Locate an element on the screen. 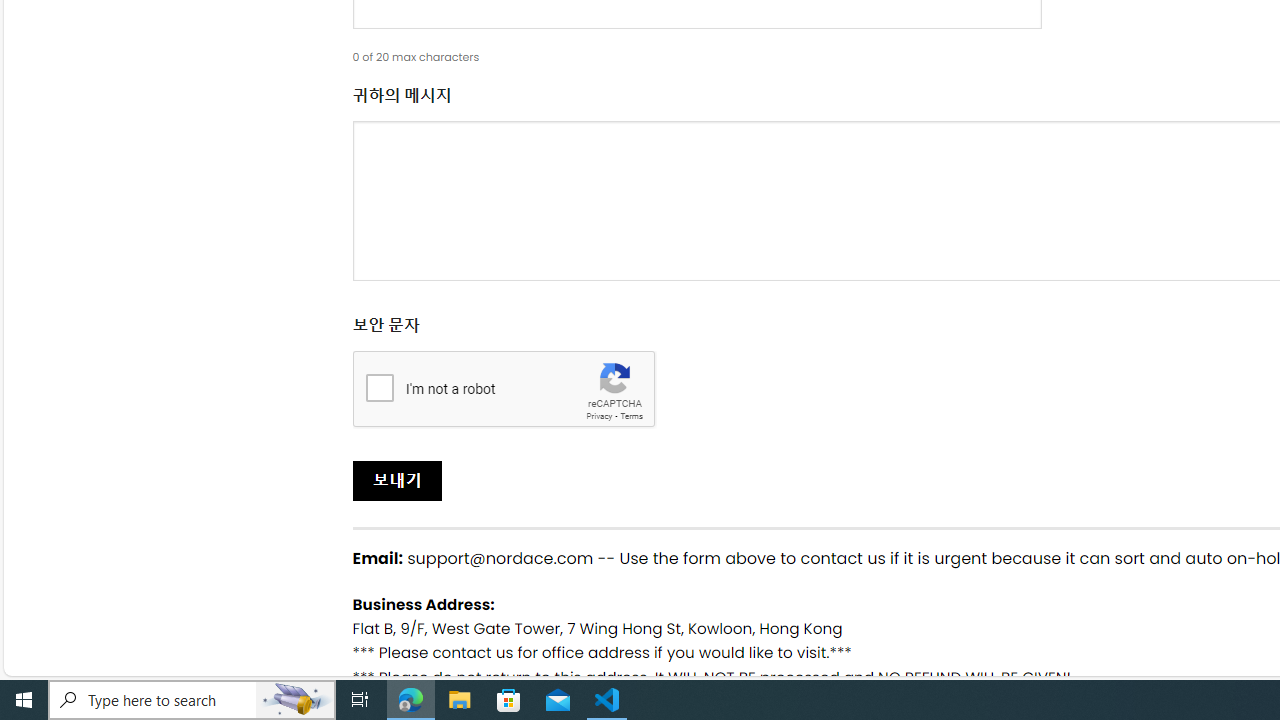 The height and width of the screenshot is (720, 1280). 'Terms' is located at coordinates (630, 415).